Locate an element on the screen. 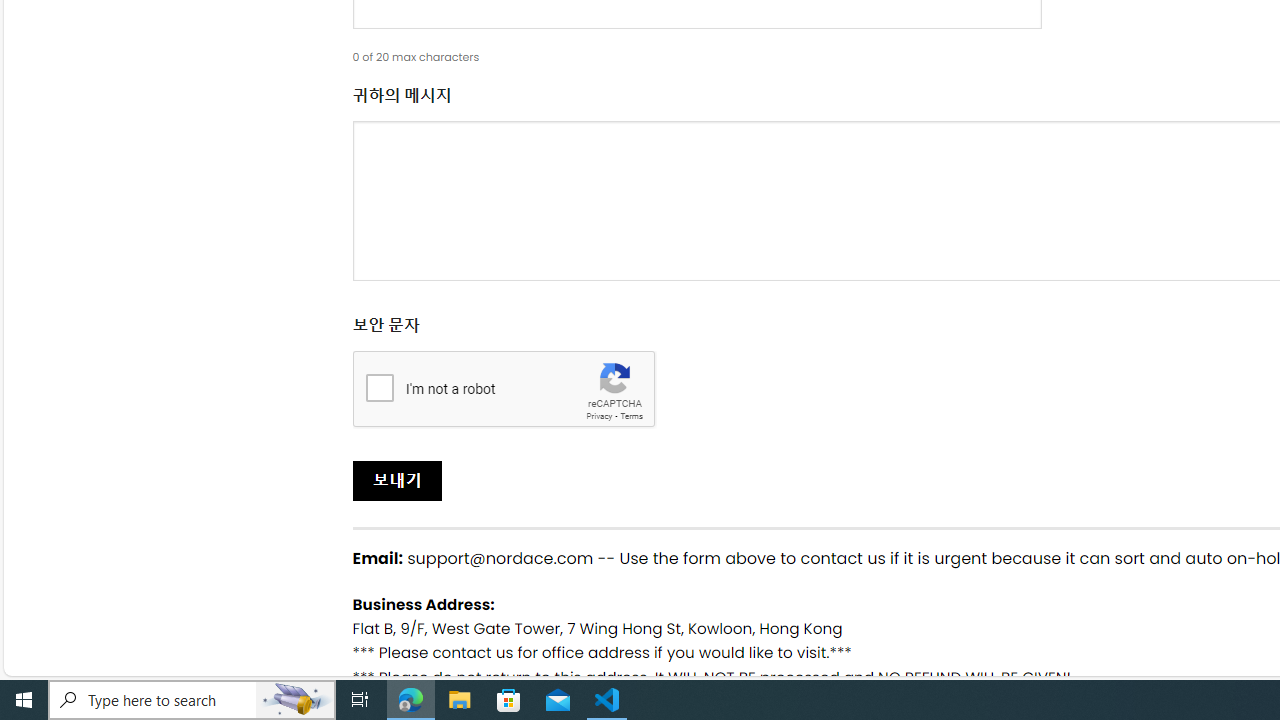 The height and width of the screenshot is (720, 1280). 'Terms' is located at coordinates (630, 415).